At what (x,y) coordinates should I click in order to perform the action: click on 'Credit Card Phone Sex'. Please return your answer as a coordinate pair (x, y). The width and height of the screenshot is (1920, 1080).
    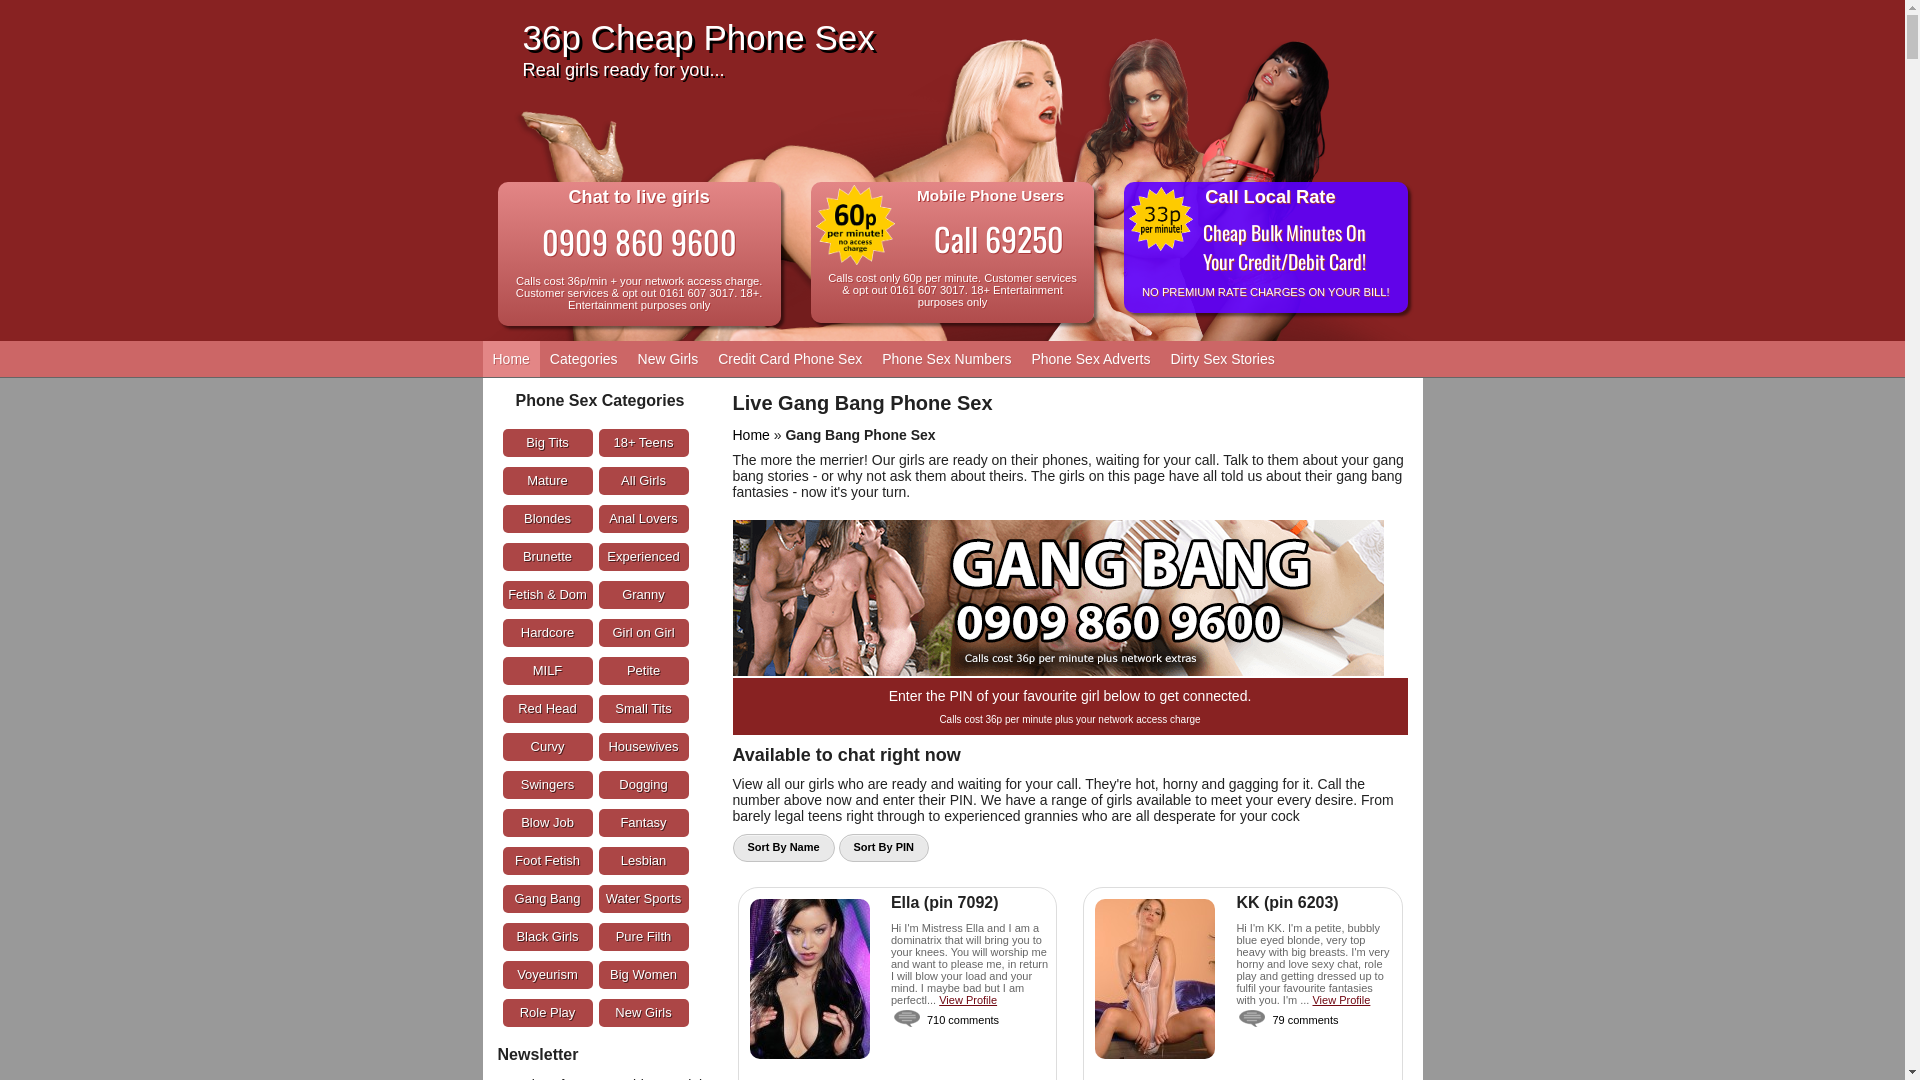
    Looking at the image, I should click on (789, 357).